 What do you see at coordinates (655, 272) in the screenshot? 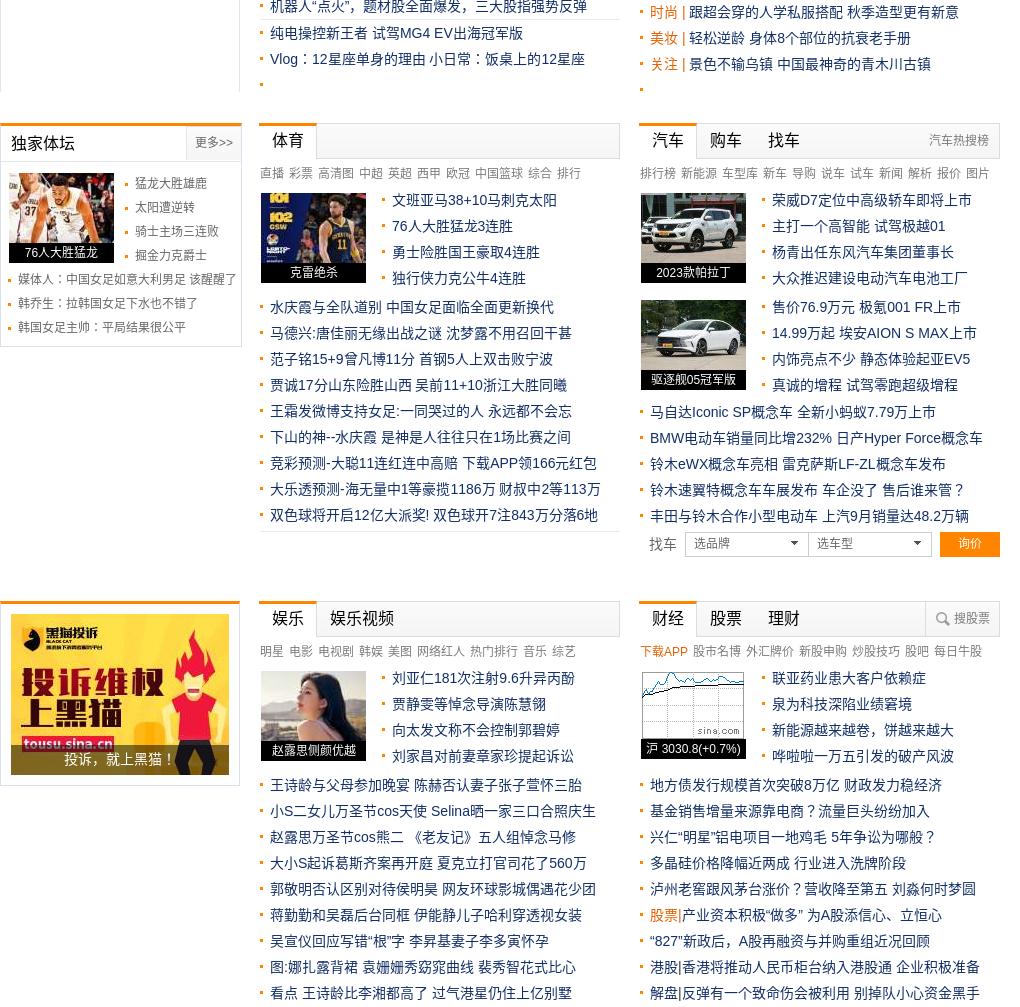
I see `'2023款帕拉丁'` at bounding box center [655, 272].